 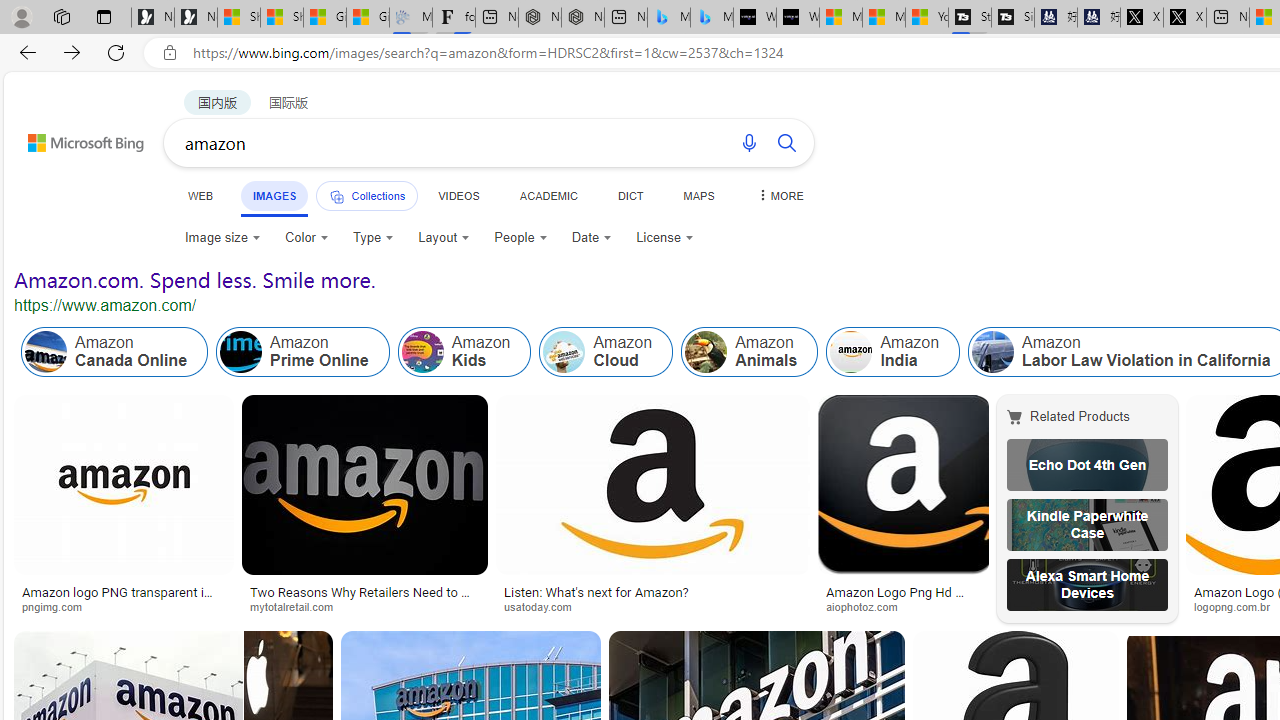 I want to click on 'Image size', so click(x=222, y=236).